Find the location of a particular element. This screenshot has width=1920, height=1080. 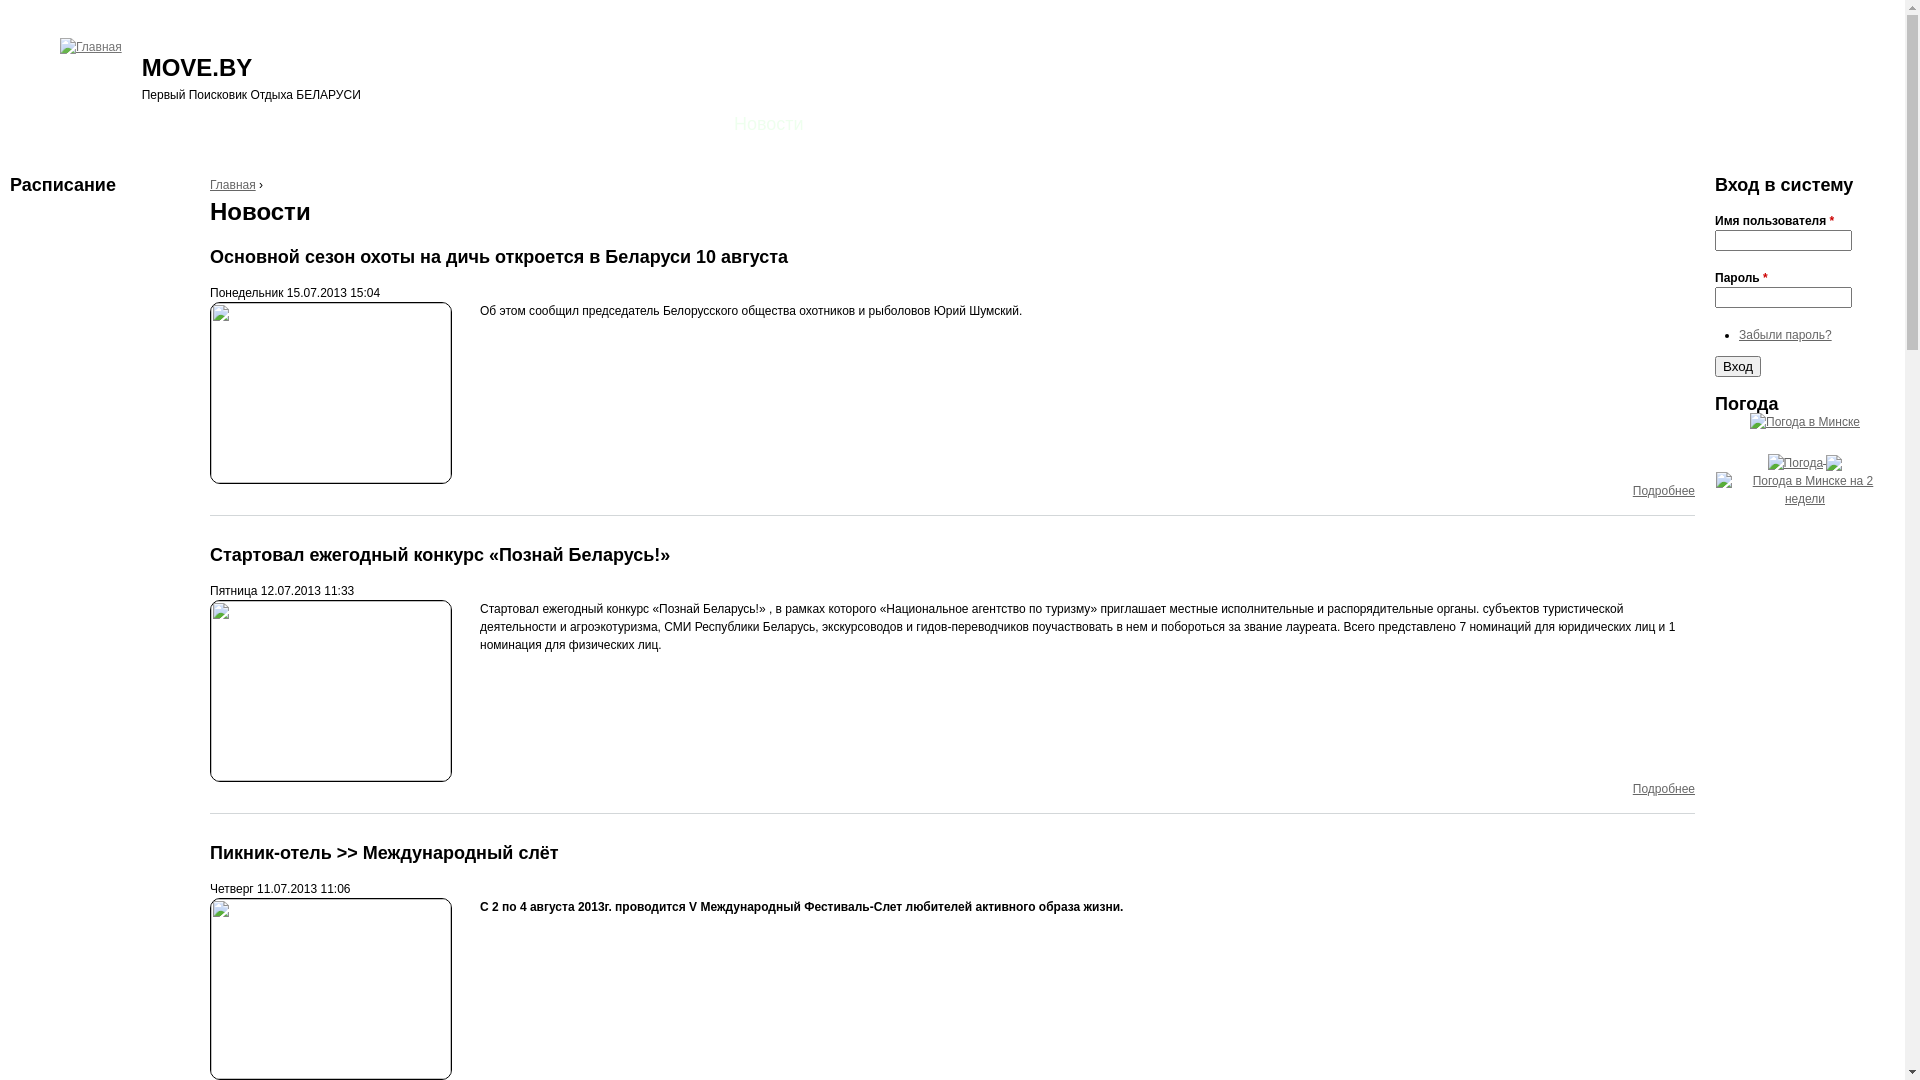

'MOVE.BY' is located at coordinates (197, 66).